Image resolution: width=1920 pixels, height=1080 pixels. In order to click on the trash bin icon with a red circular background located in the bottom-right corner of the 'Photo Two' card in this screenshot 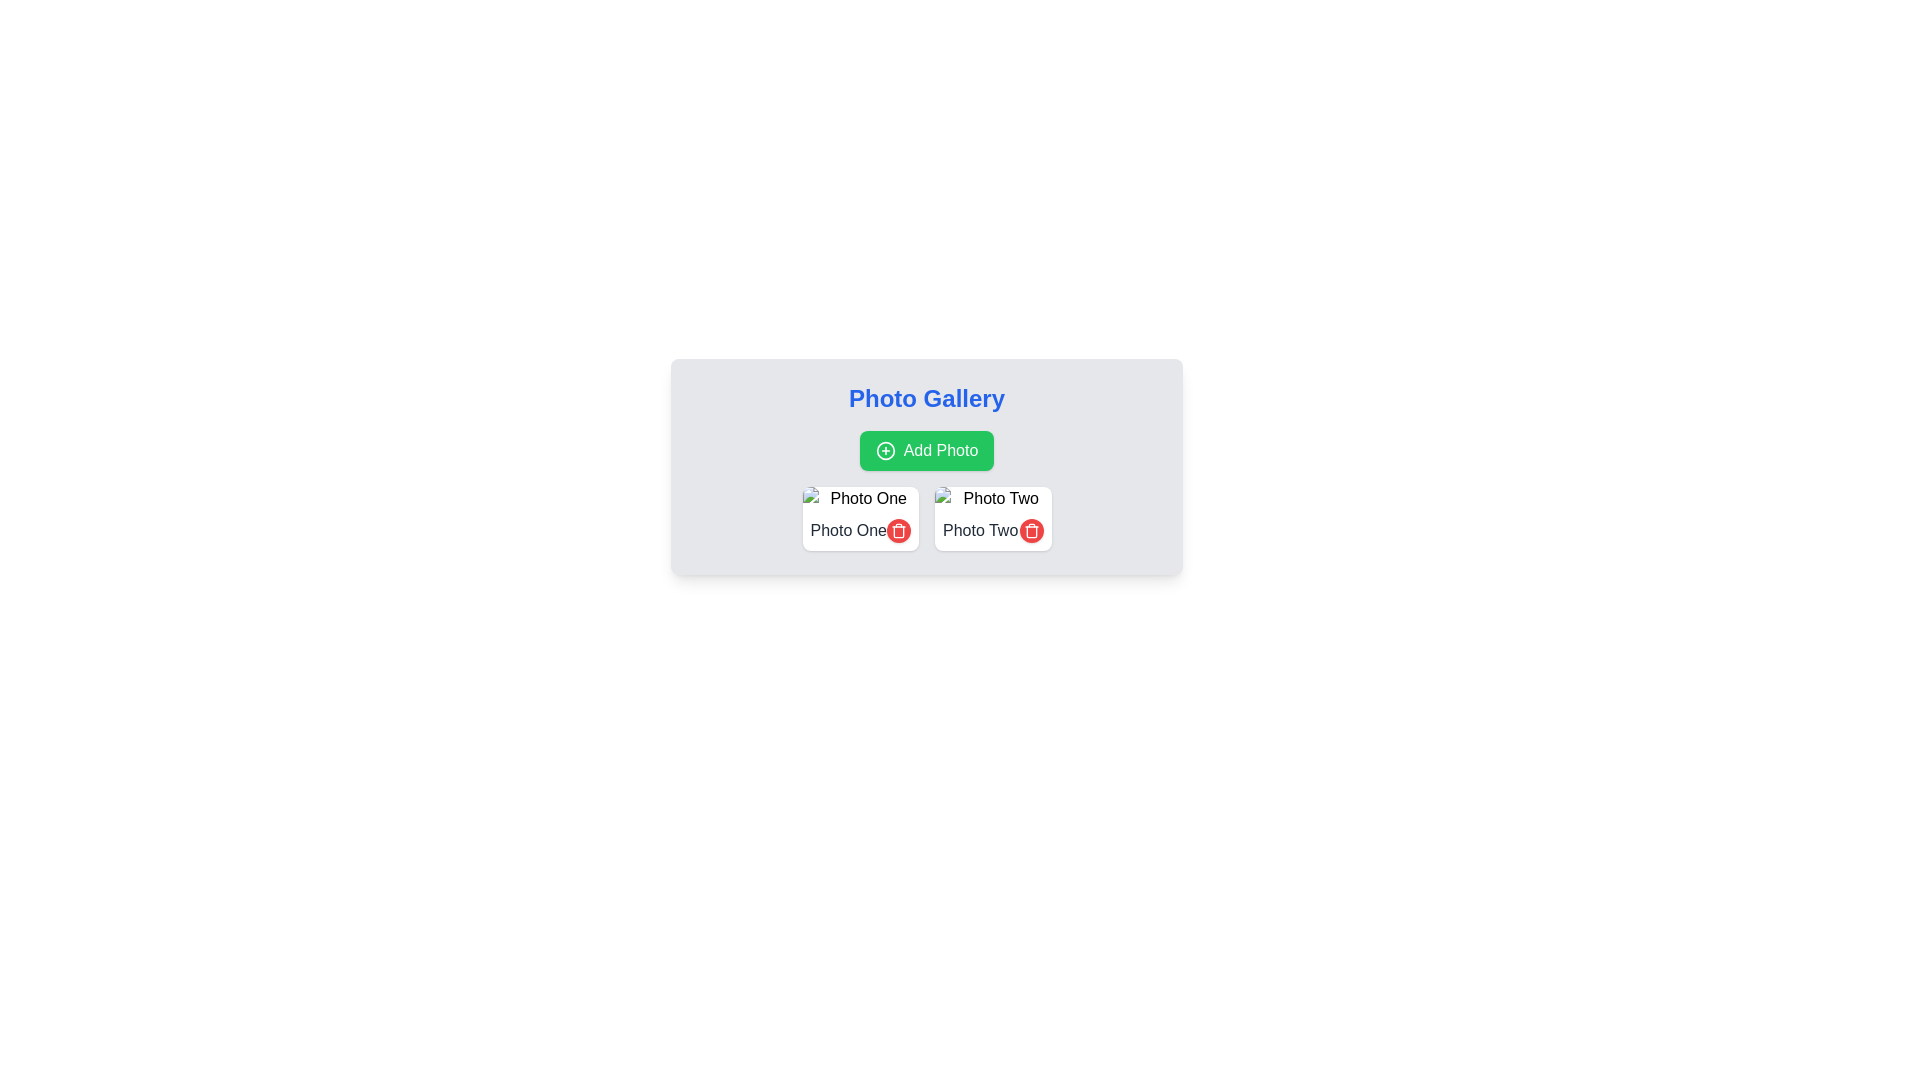, I will do `click(1031, 530)`.